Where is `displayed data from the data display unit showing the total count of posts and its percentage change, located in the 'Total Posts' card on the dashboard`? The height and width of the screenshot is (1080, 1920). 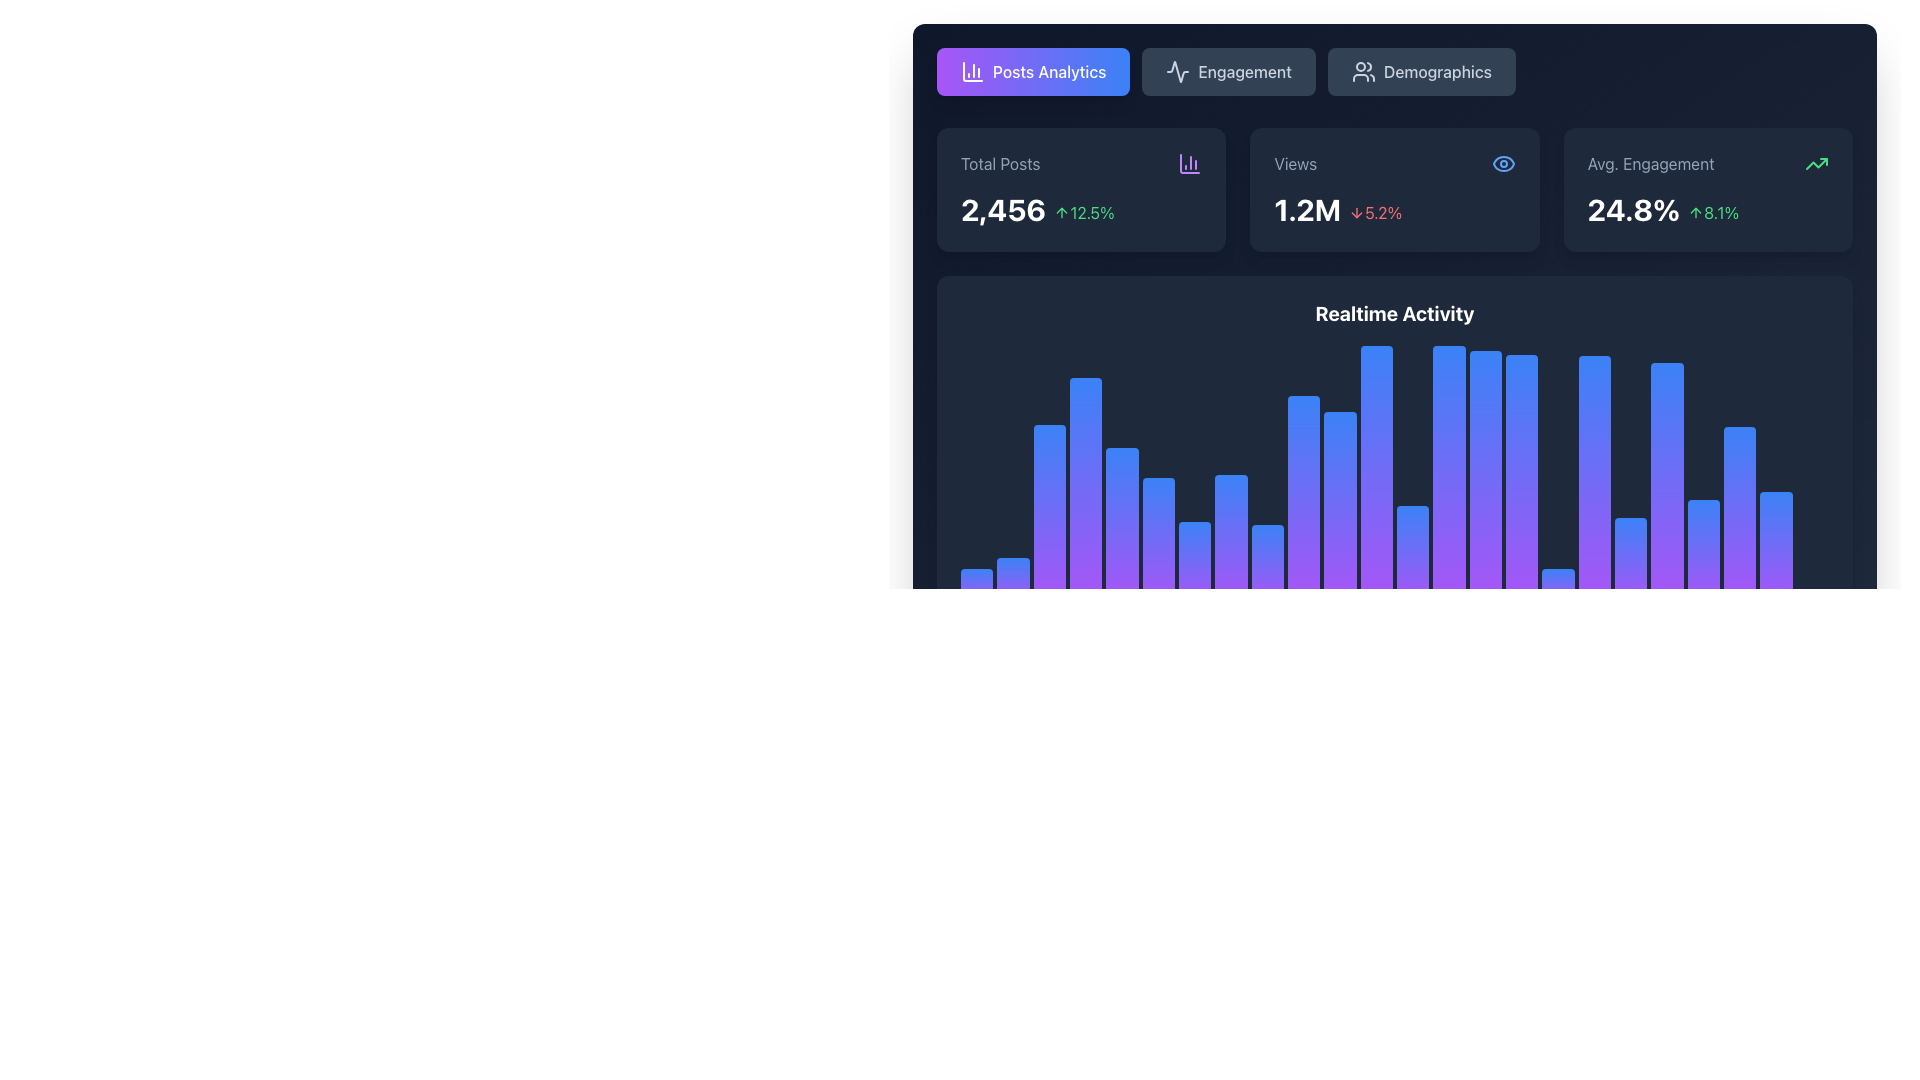
displayed data from the data display unit showing the total count of posts and its percentage change, located in the 'Total Posts' card on the dashboard is located at coordinates (1080, 209).